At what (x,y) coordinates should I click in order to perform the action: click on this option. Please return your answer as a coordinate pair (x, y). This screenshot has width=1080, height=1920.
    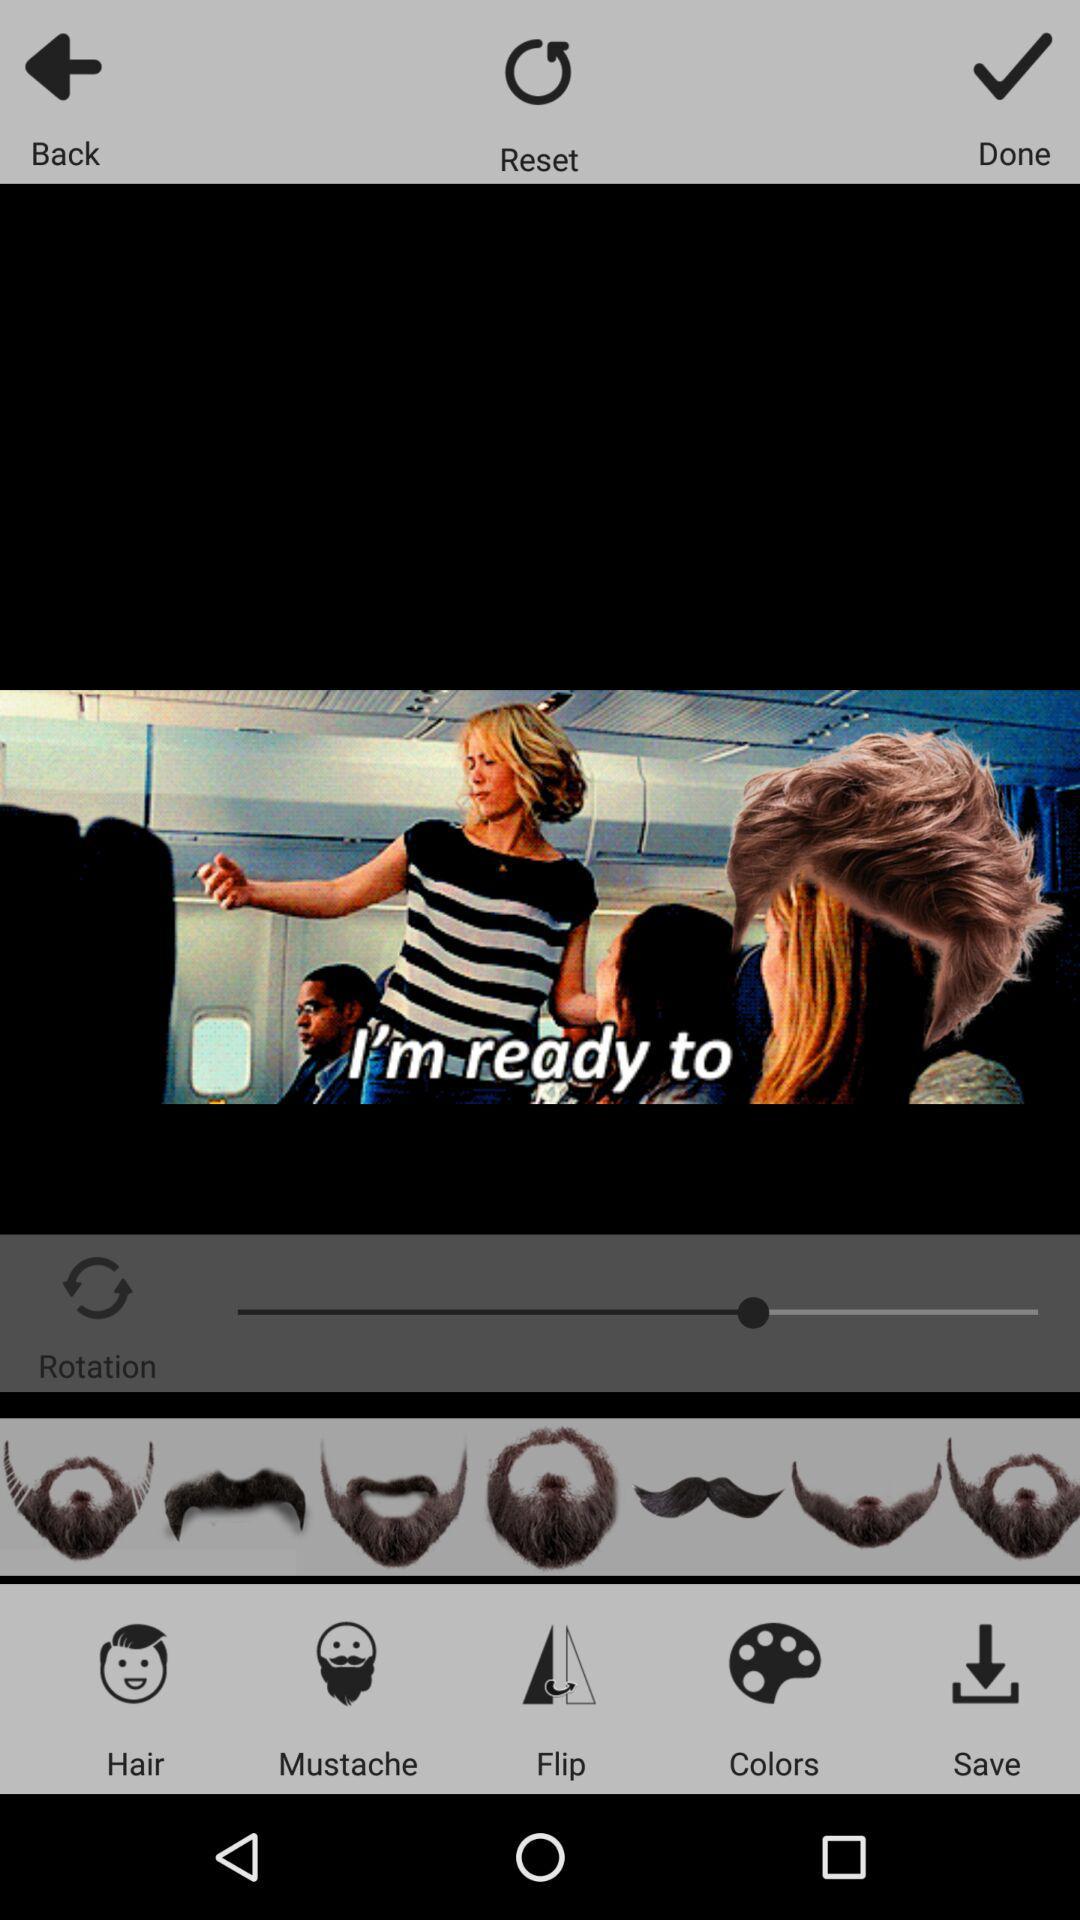
    Looking at the image, I should click on (1012, 1497).